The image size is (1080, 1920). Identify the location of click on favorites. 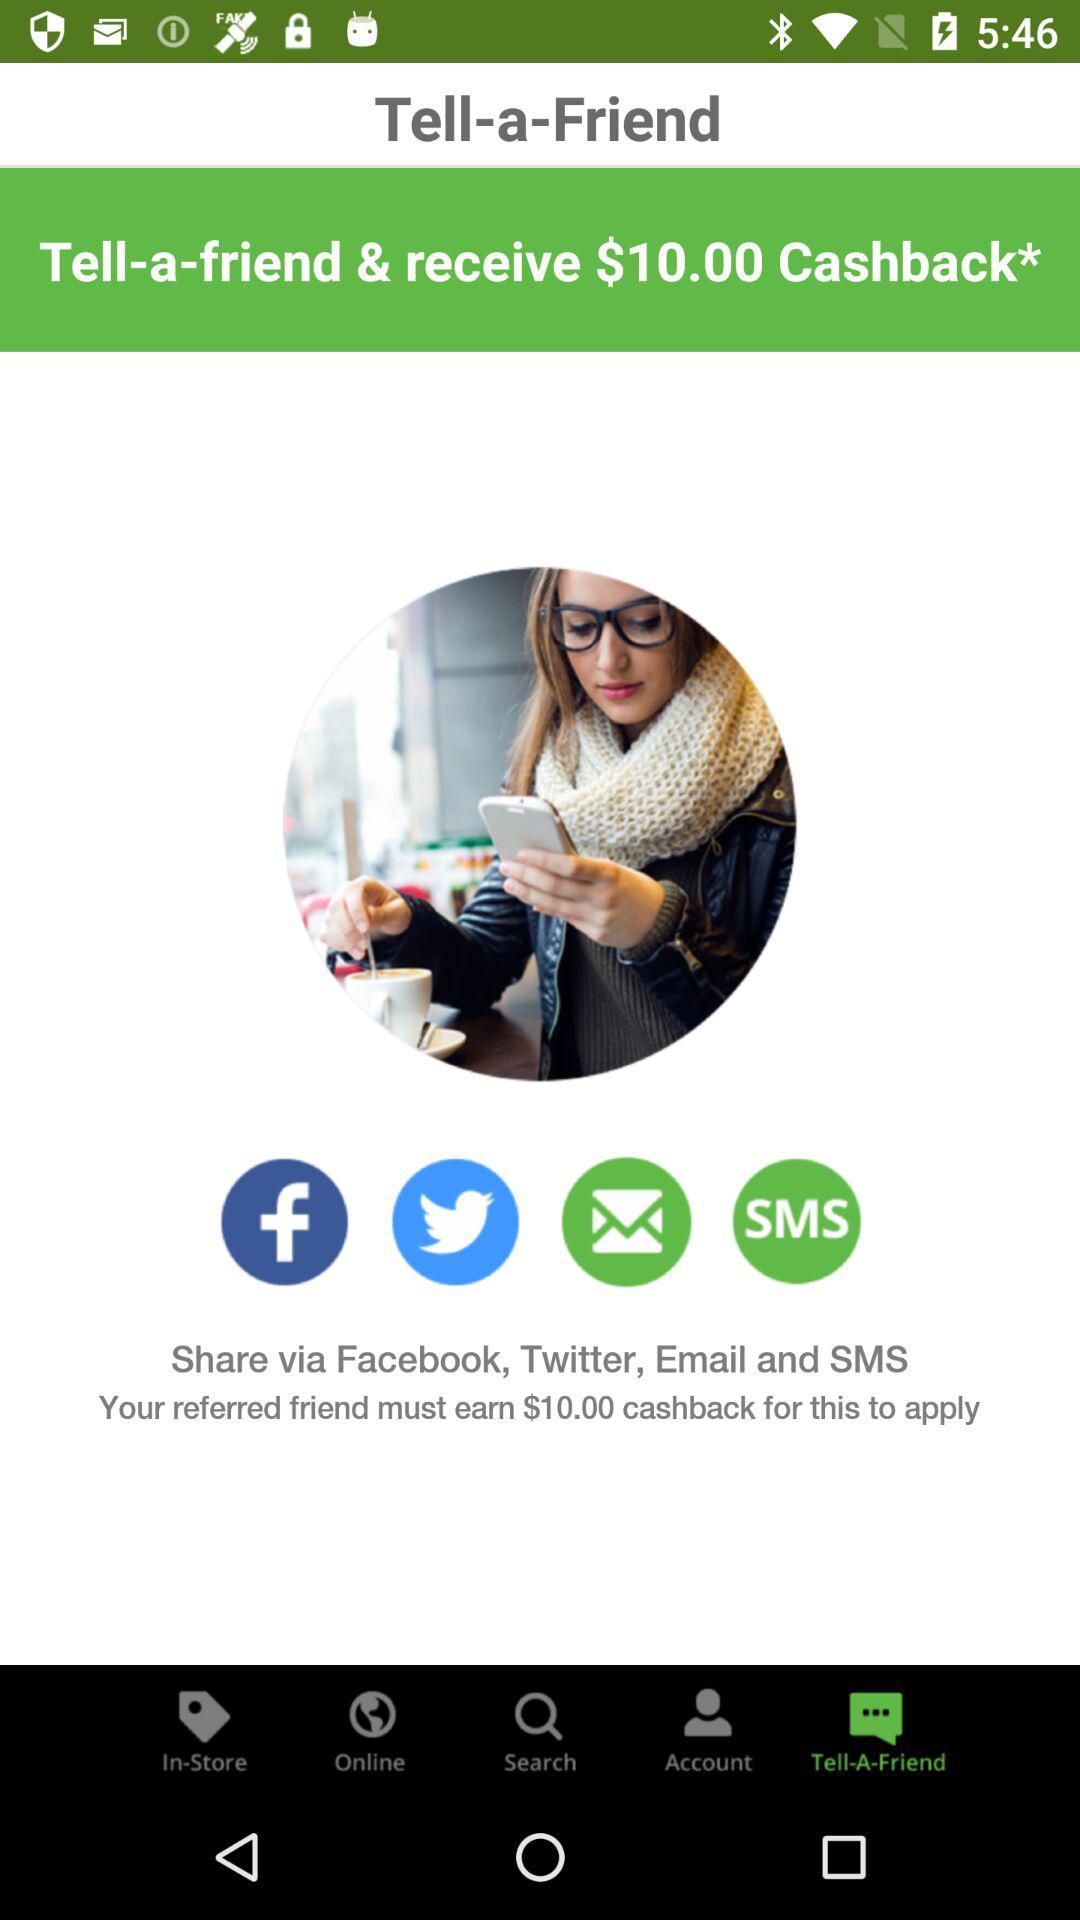
(284, 1221).